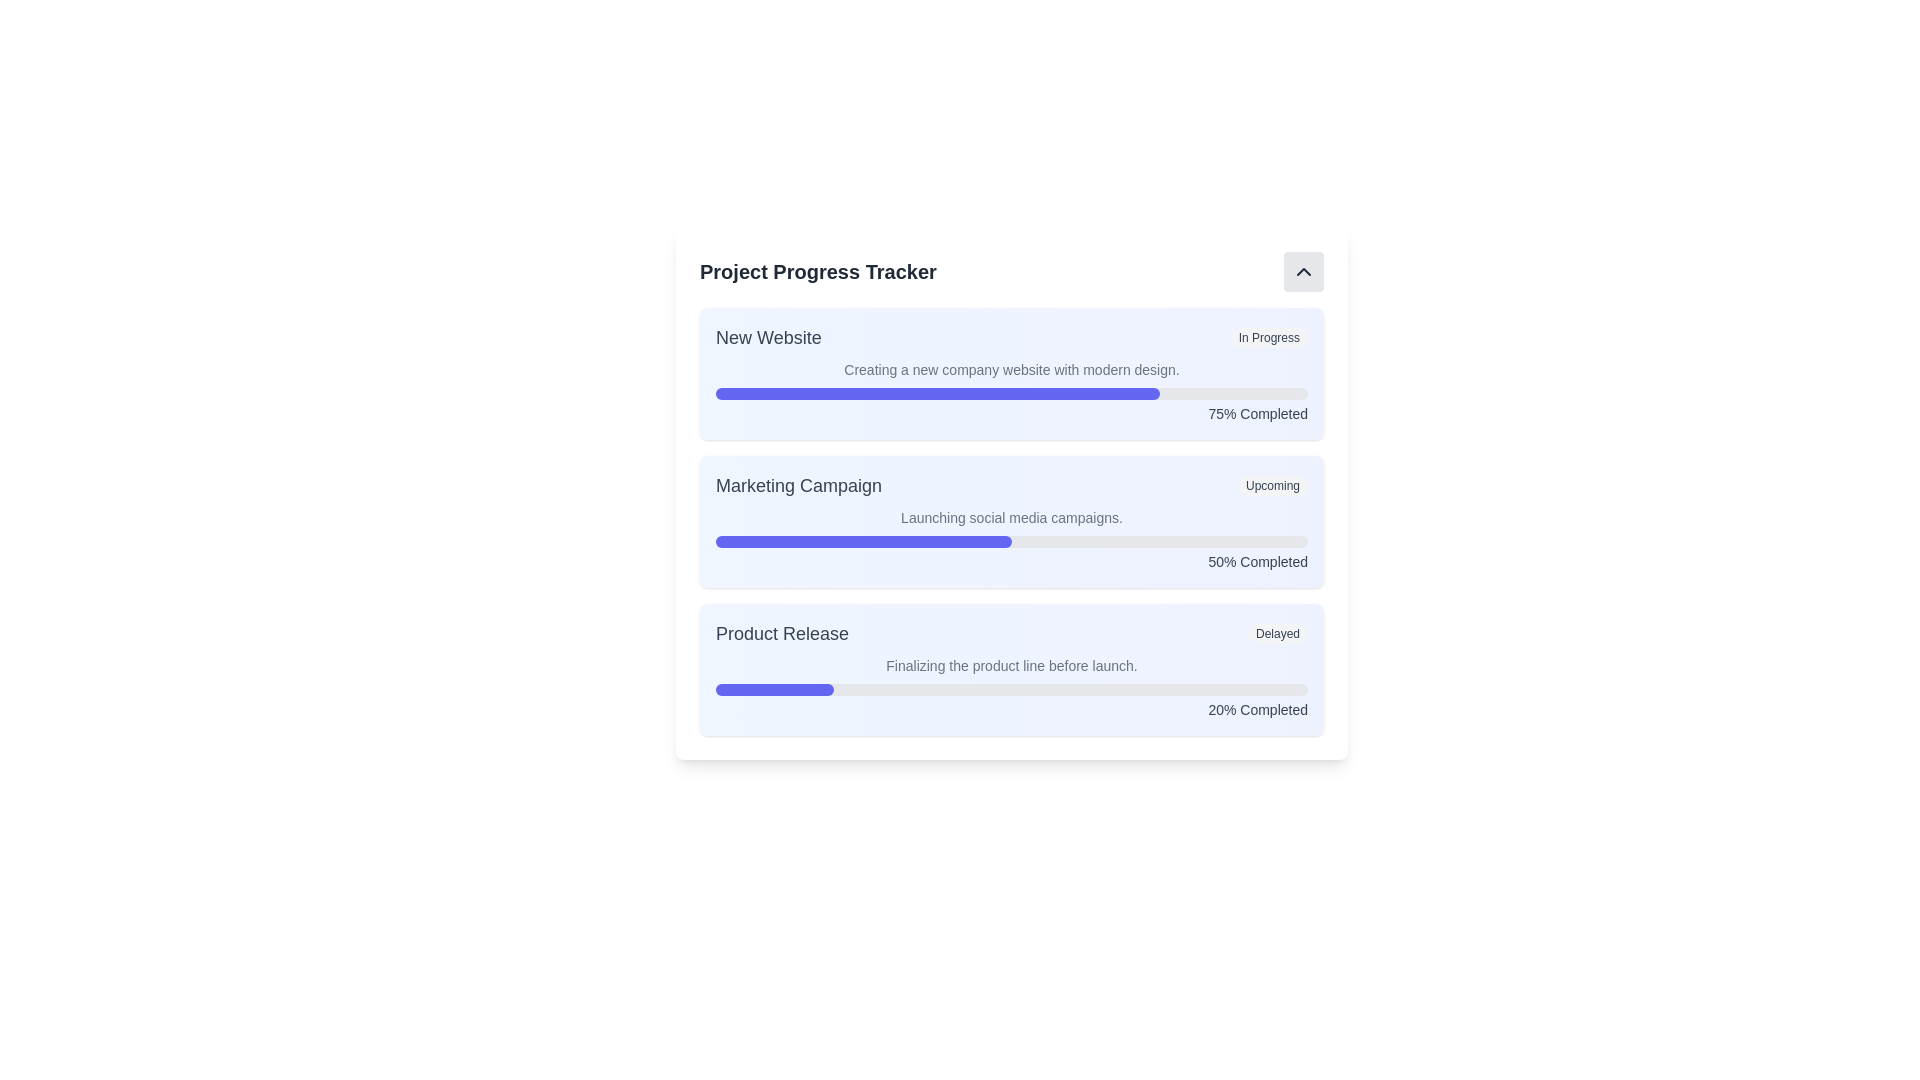  Describe the element at coordinates (1268, 337) in the screenshot. I see `the status indicator label that displays 'In Progress', located to the right of the 'New Website' title in the first list item` at that location.